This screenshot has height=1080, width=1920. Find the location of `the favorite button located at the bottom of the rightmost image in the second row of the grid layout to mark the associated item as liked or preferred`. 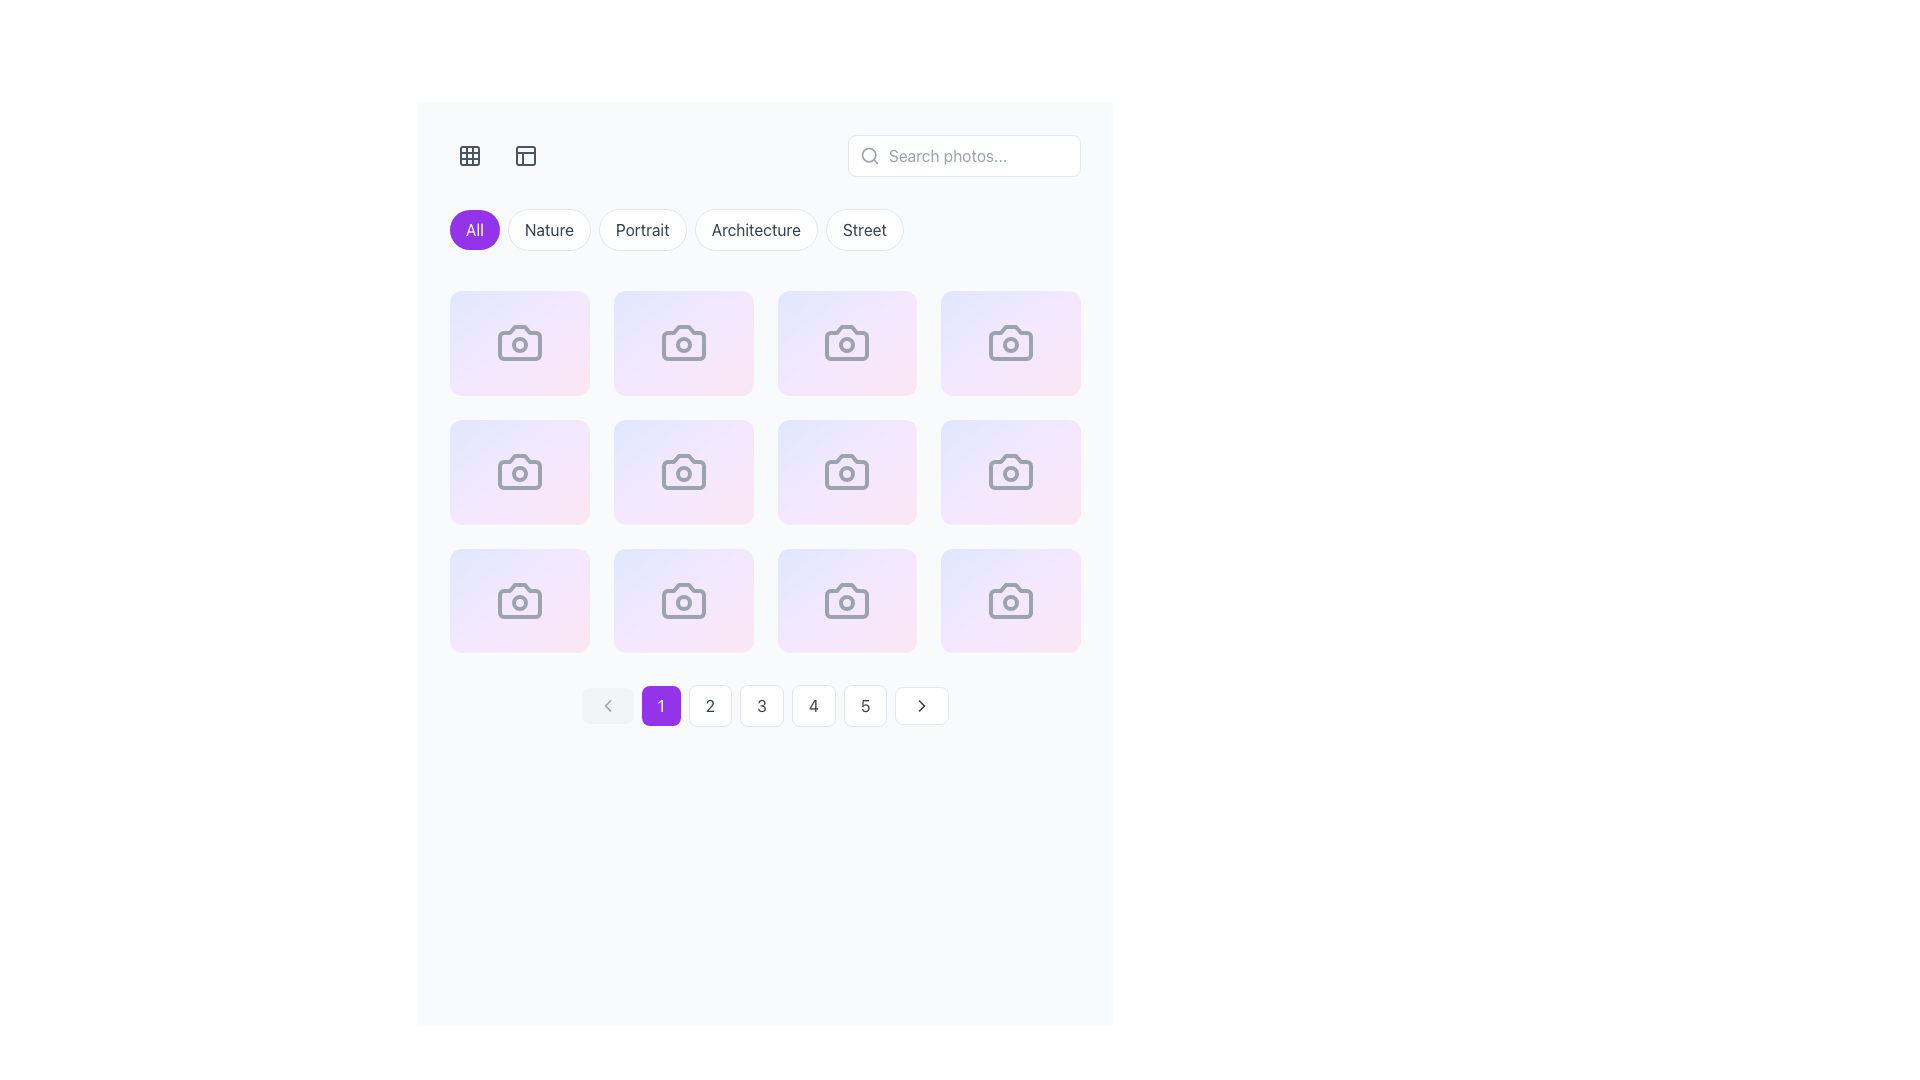

the favorite button located at the bottom of the rightmost image in the second row of the grid layout to mark the associated item as liked or preferred is located at coordinates (974, 491).